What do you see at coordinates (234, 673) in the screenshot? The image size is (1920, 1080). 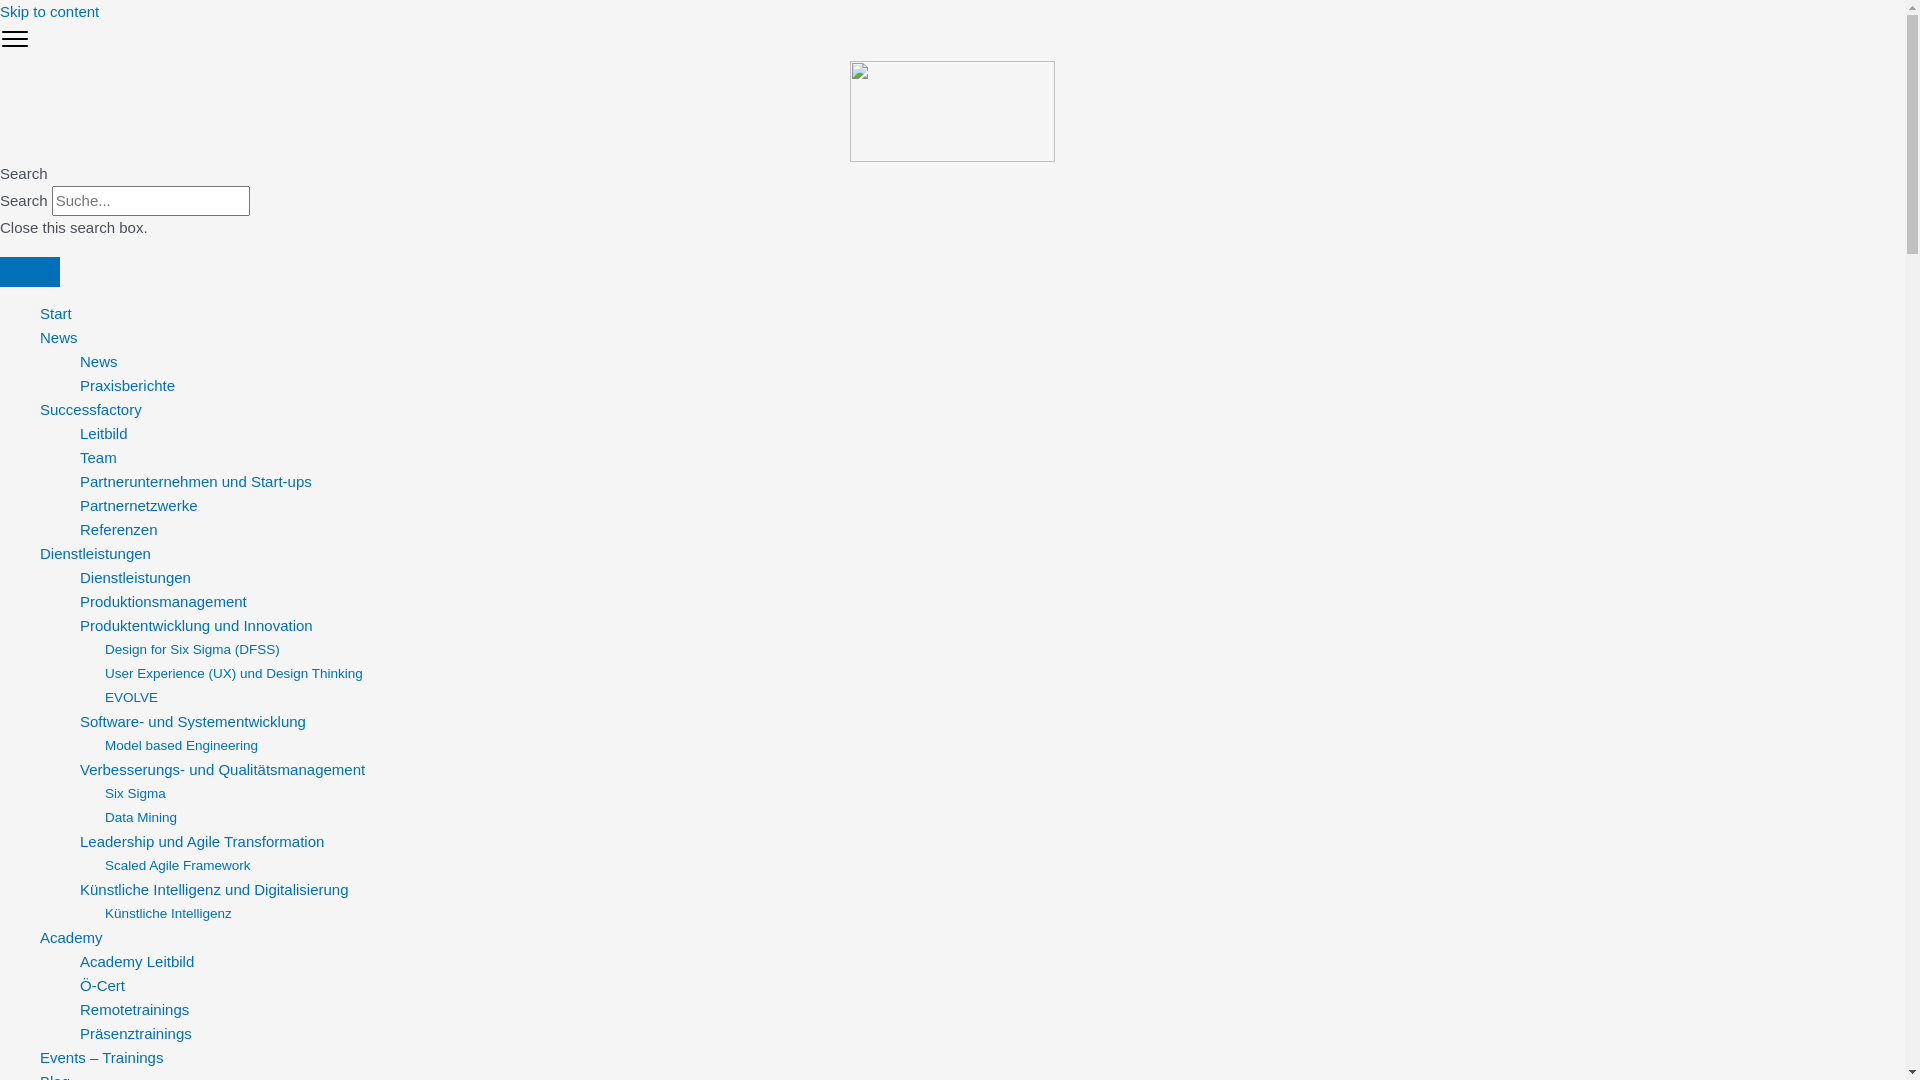 I see `'User Experience (UX) und Design Thinking'` at bounding box center [234, 673].